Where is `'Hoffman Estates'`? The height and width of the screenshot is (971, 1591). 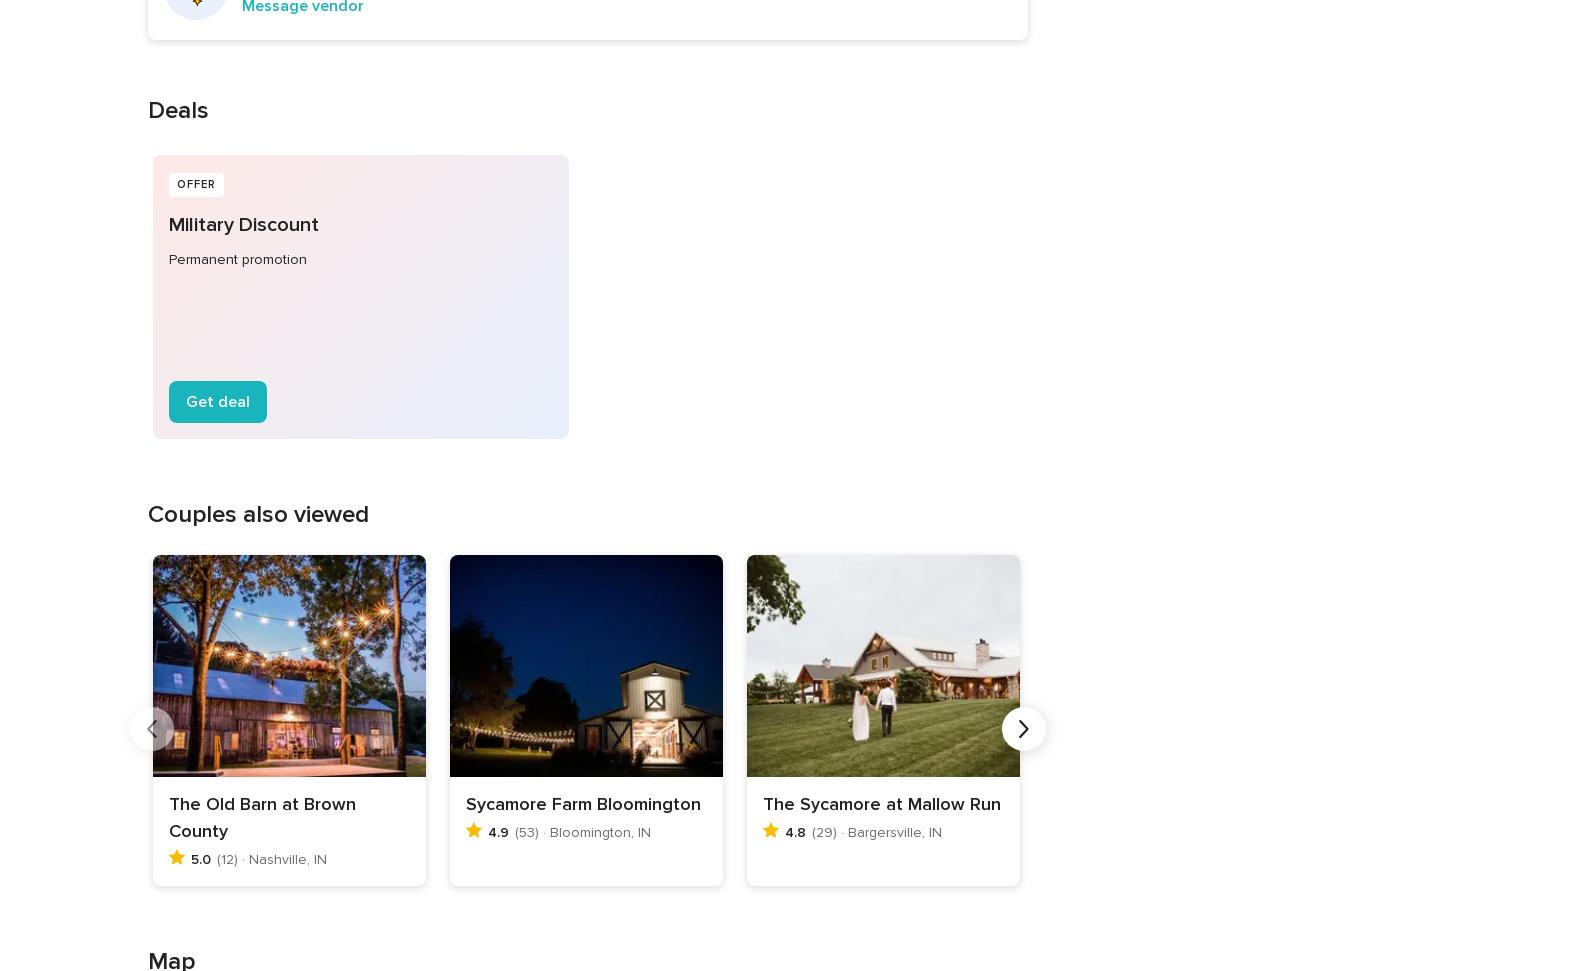 'Hoffman Estates' is located at coordinates (1127, 803).